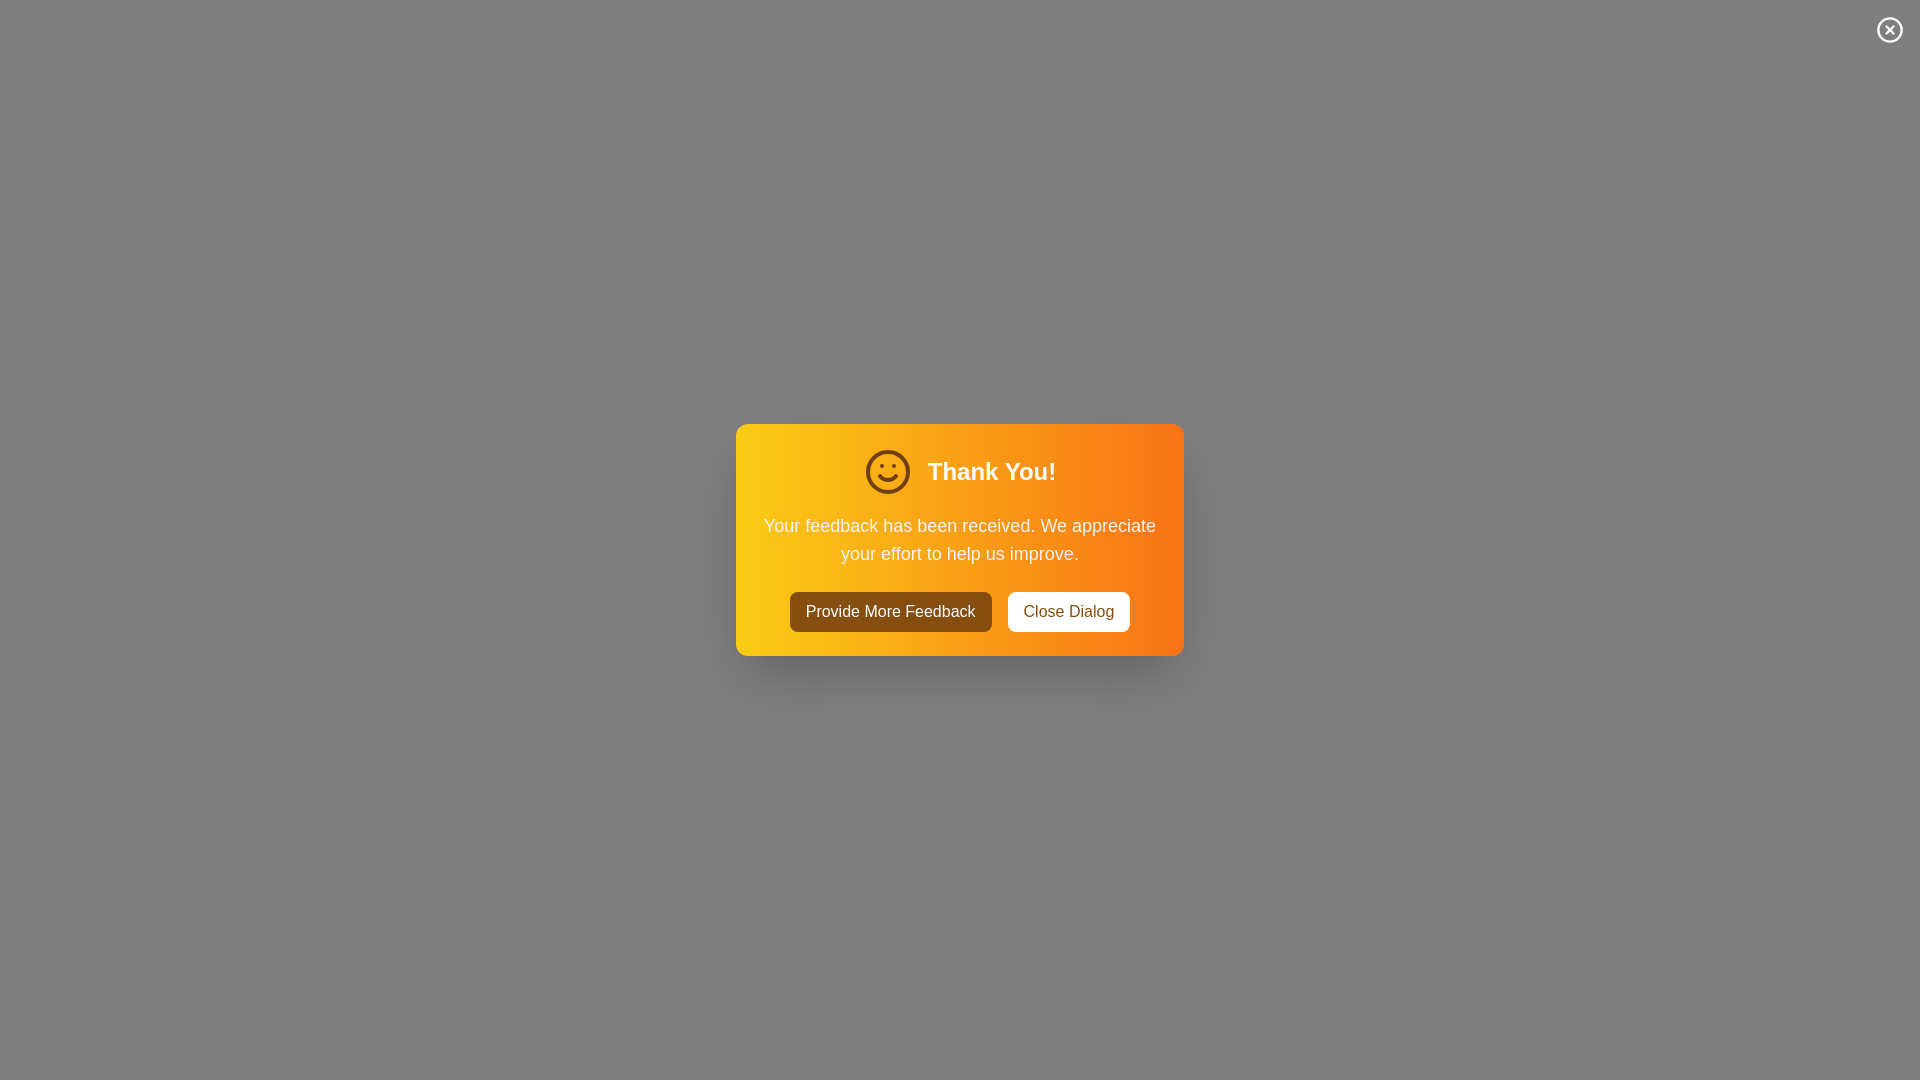  I want to click on the close icon at the top-right corner to close the dialog, so click(1889, 30).